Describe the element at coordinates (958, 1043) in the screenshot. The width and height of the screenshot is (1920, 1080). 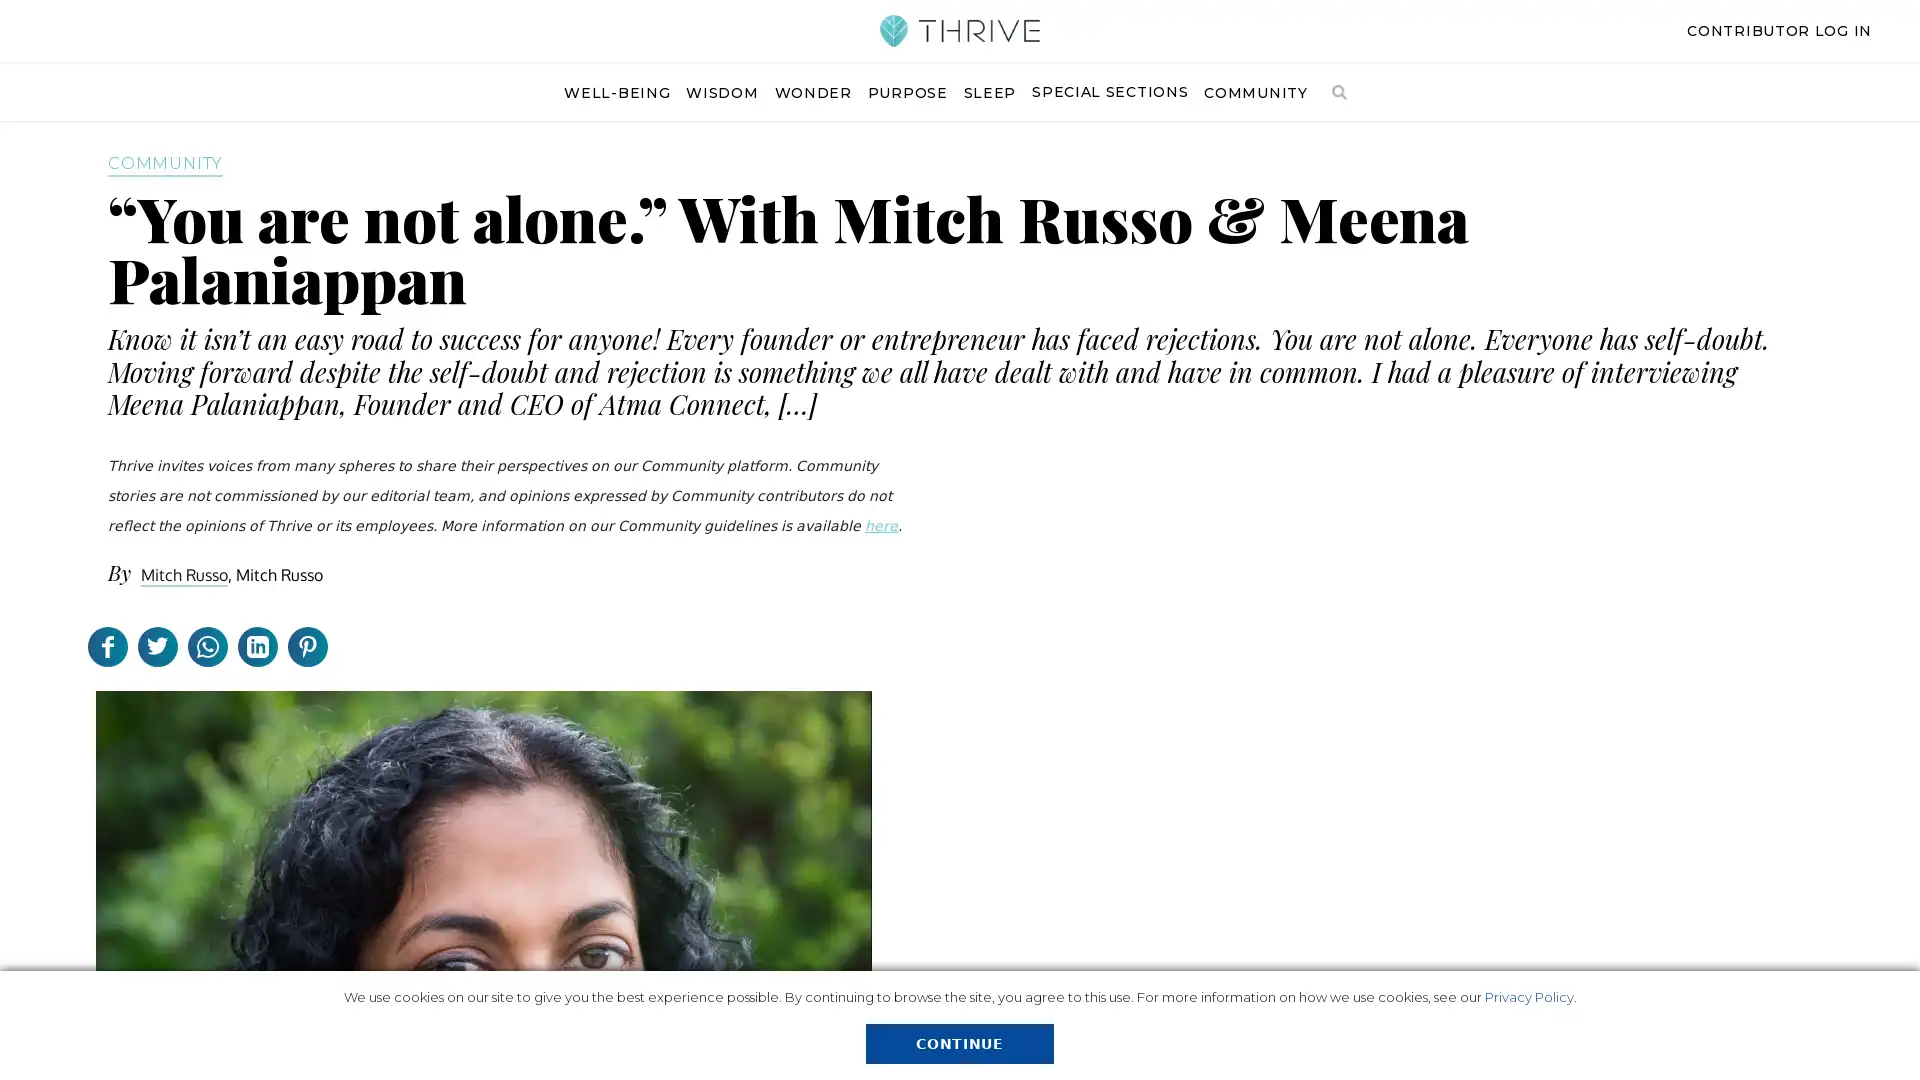
I see `CONTINUE` at that location.